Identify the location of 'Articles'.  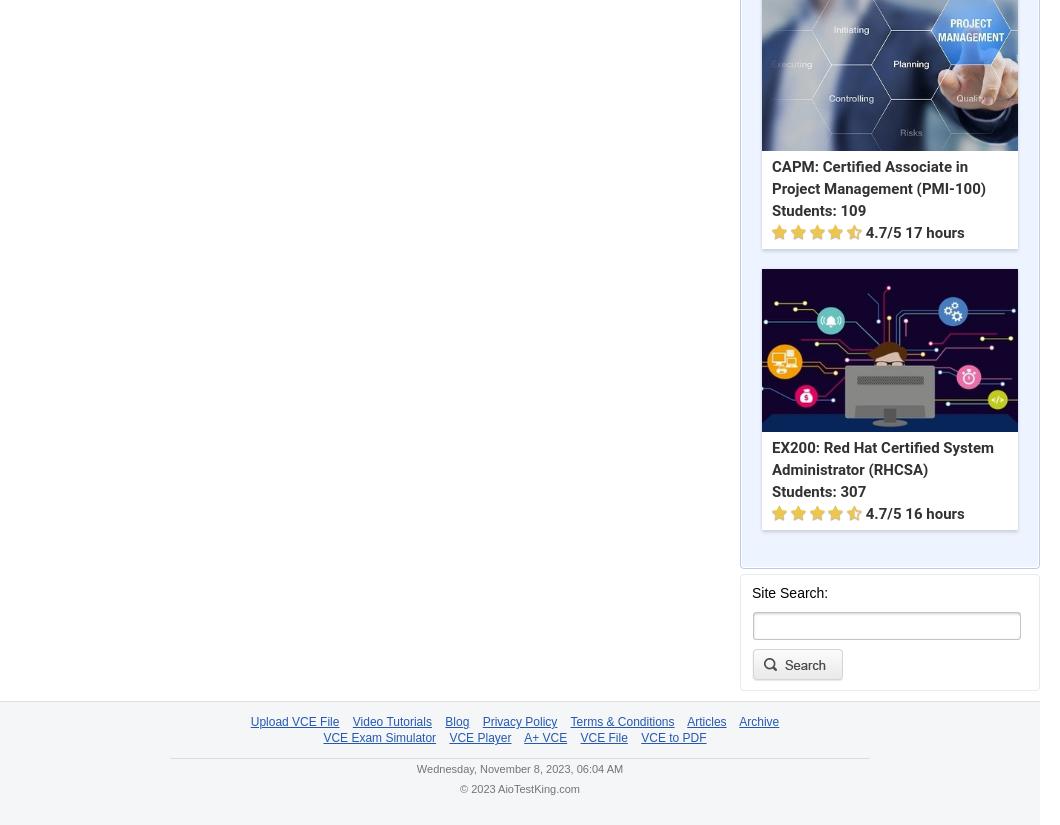
(685, 721).